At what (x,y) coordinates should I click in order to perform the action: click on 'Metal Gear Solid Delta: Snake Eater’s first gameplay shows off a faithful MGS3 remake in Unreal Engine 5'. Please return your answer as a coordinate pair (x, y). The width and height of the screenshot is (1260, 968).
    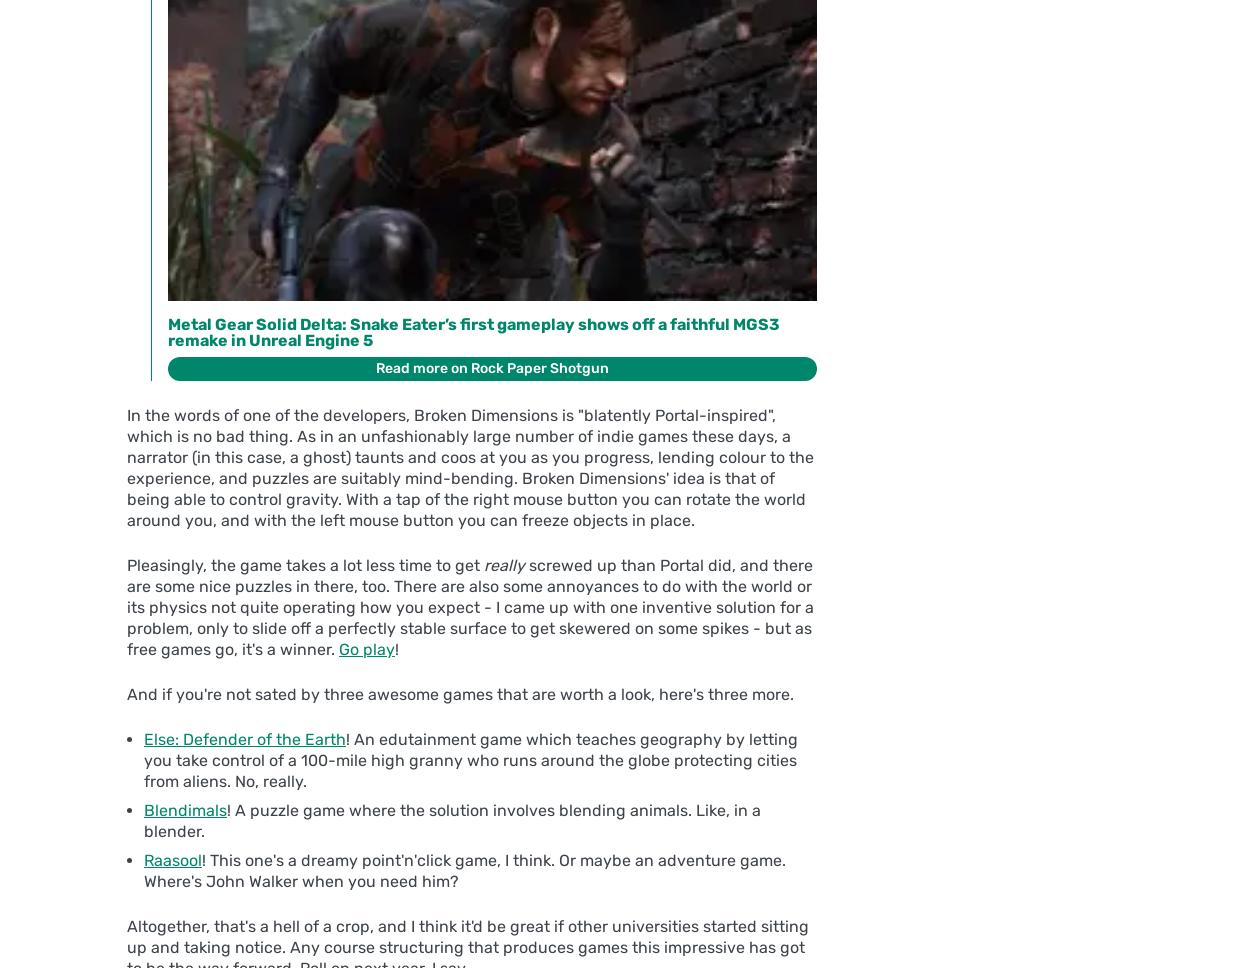
    Looking at the image, I should click on (167, 332).